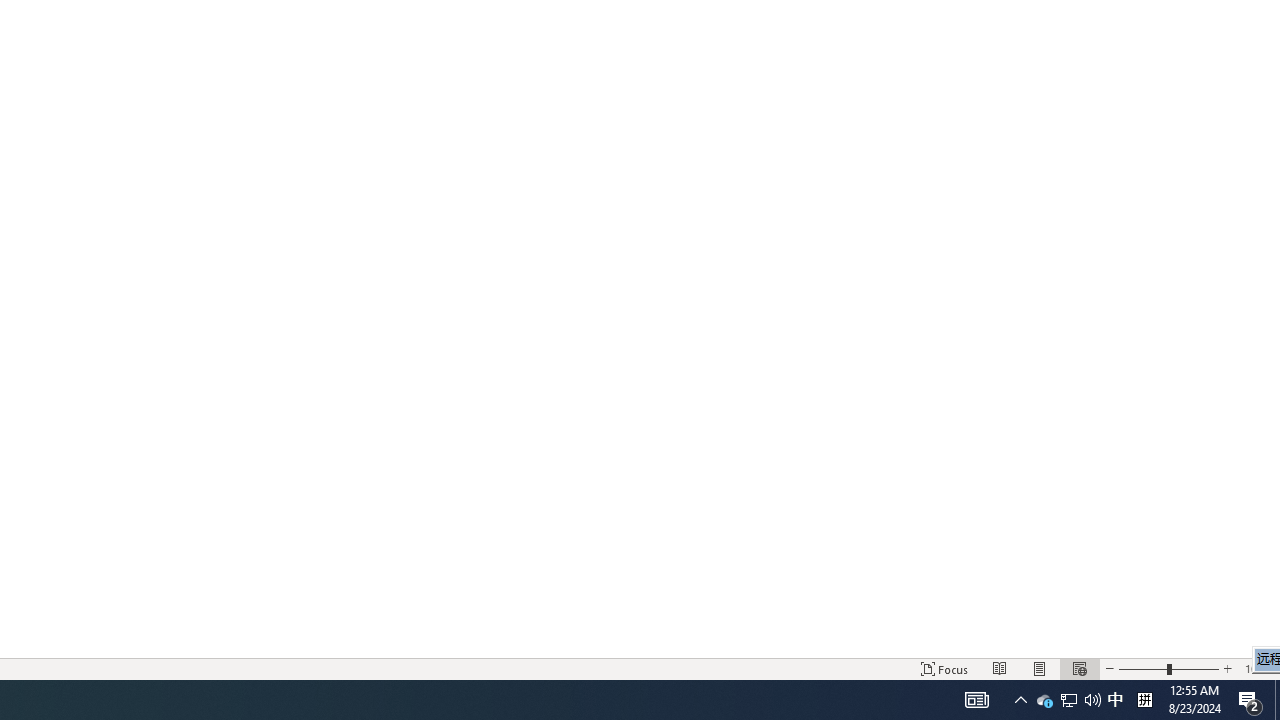 The image size is (1280, 720). Describe the element at coordinates (1168, 669) in the screenshot. I see `'Zoom'` at that location.